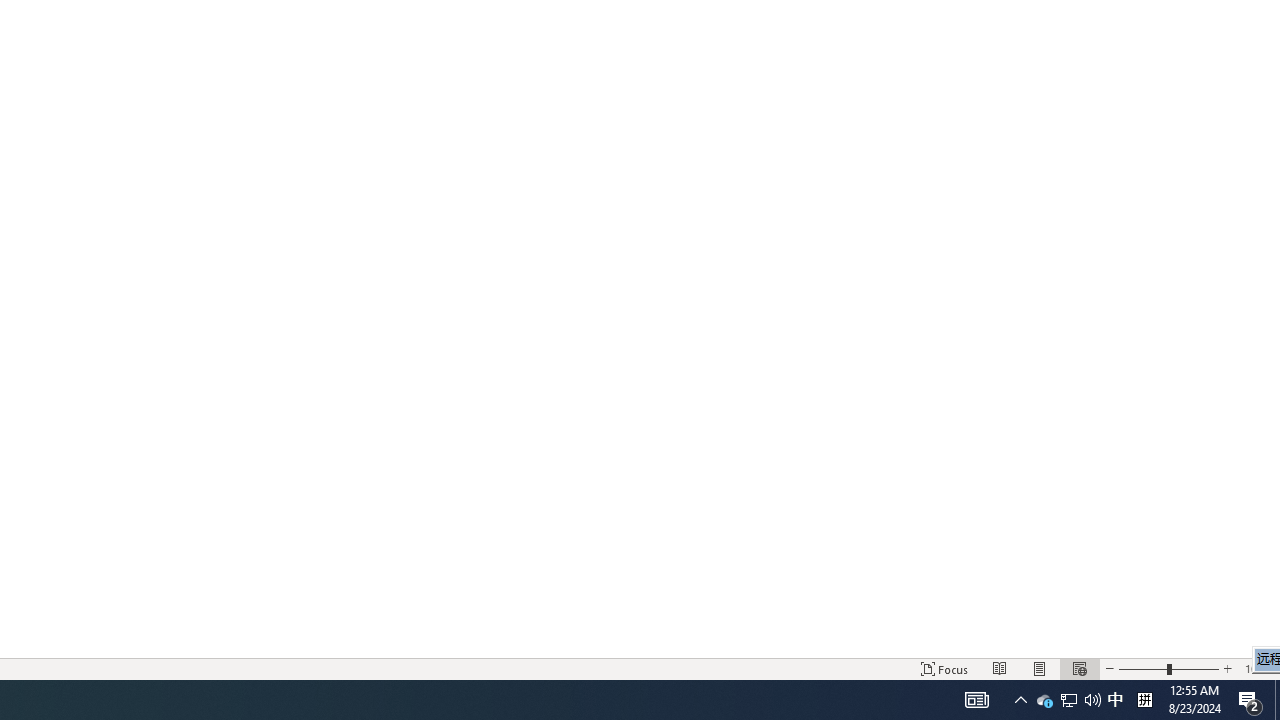 The image size is (1280, 720). Describe the element at coordinates (1168, 669) in the screenshot. I see `'Zoom'` at that location.